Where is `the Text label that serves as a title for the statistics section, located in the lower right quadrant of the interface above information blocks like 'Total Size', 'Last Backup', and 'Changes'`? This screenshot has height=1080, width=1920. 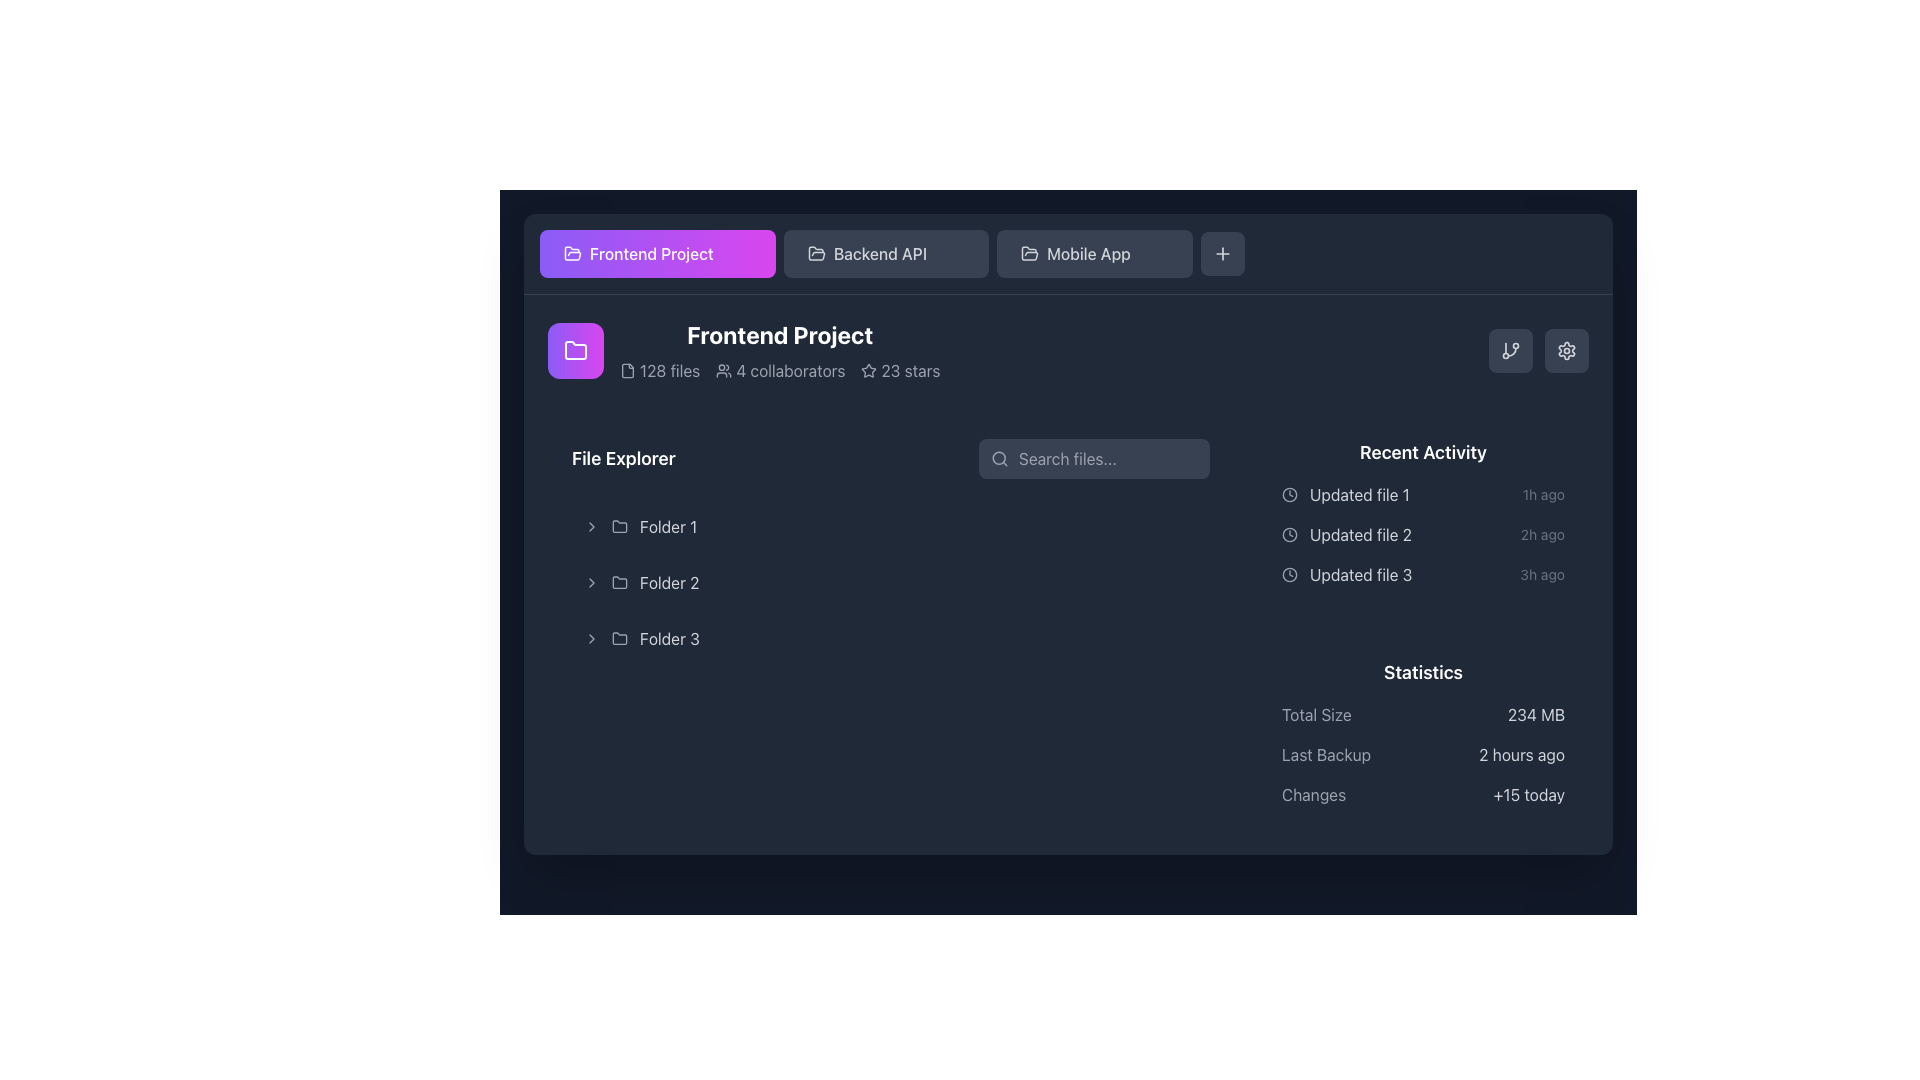
the Text label that serves as a title for the statistics section, located in the lower right quadrant of the interface above information blocks like 'Total Size', 'Last Backup', and 'Changes' is located at coordinates (1422, 672).